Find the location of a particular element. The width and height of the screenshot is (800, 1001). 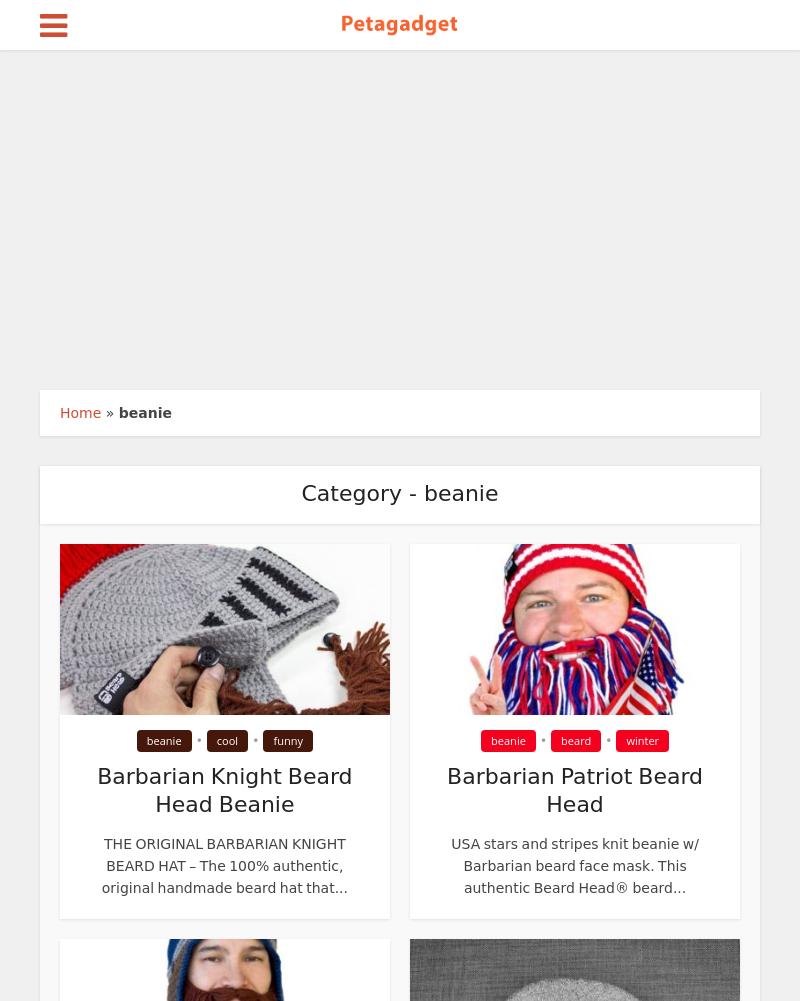

'USA stars and stripes knit beanie w/ Barbarian beard face mask. This authentic Beard Head® beard...' is located at coordinates (573, 865).